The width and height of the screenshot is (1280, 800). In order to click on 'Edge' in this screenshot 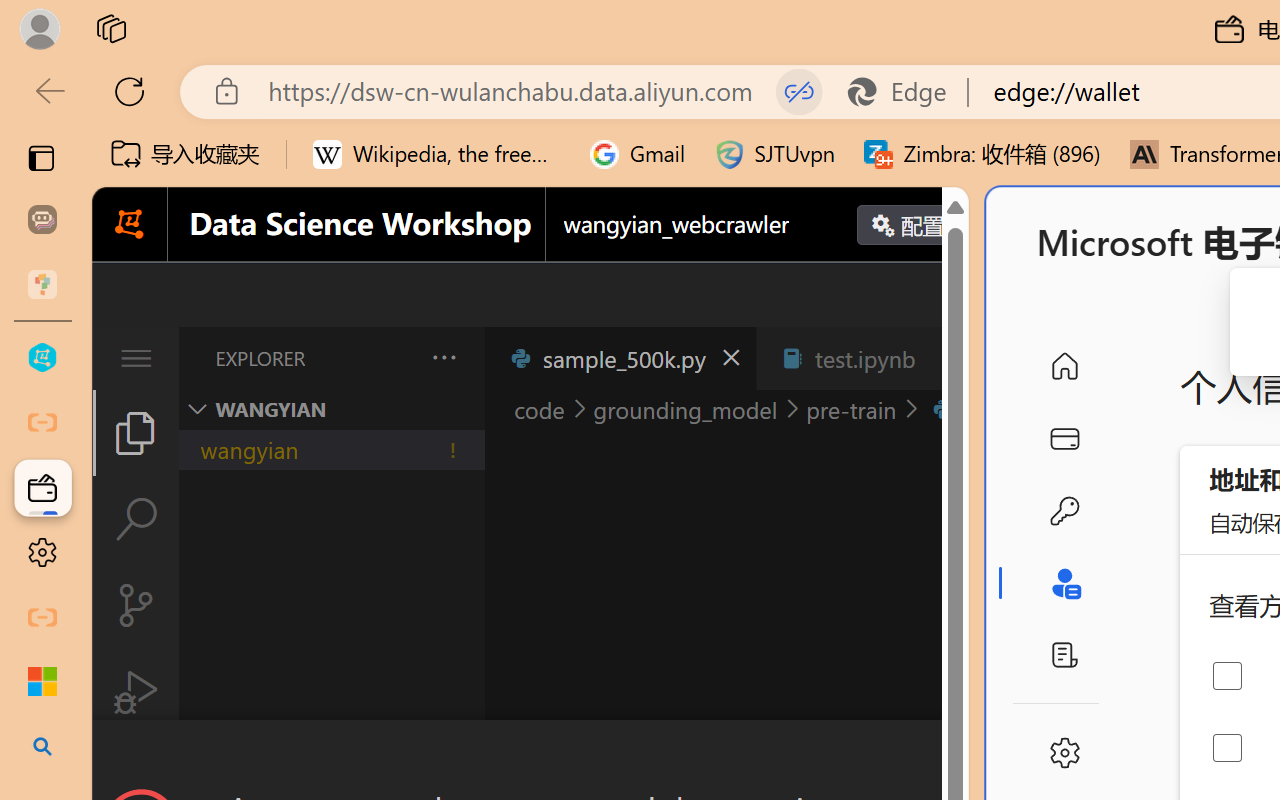, I will do `click(905, 91)`.